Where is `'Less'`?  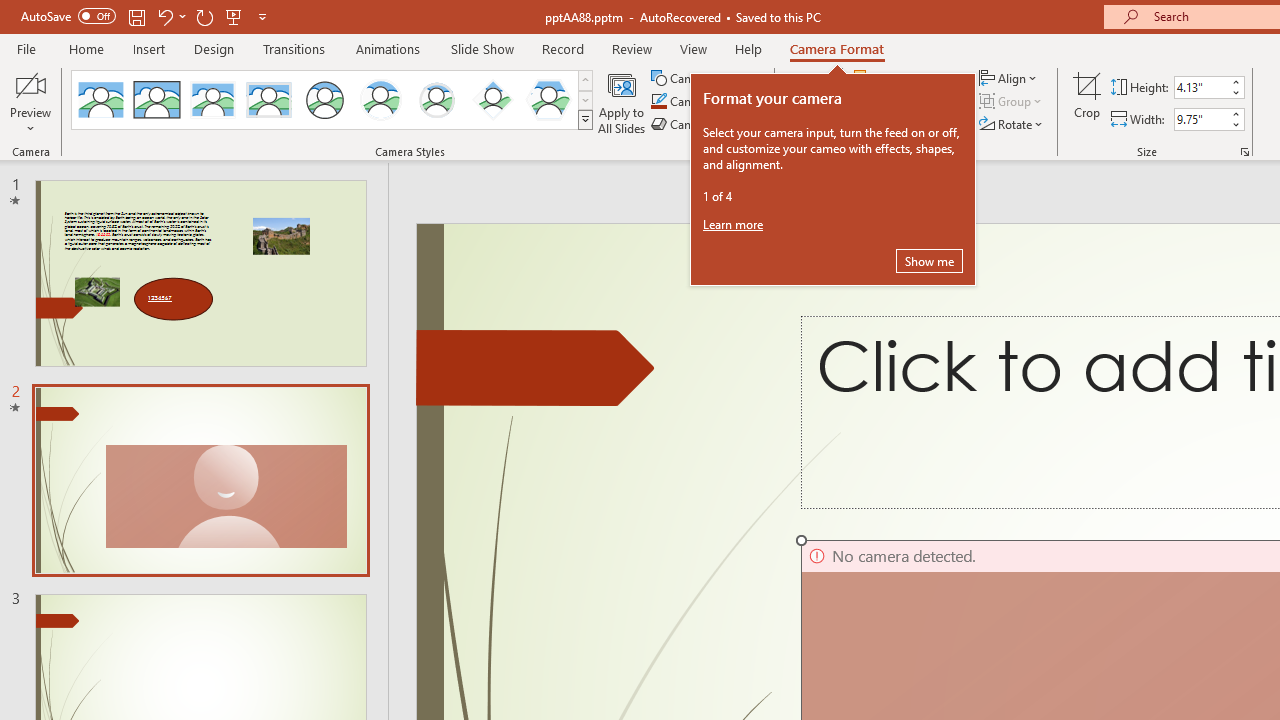
'Less' is located at coordinates (1234, 124).